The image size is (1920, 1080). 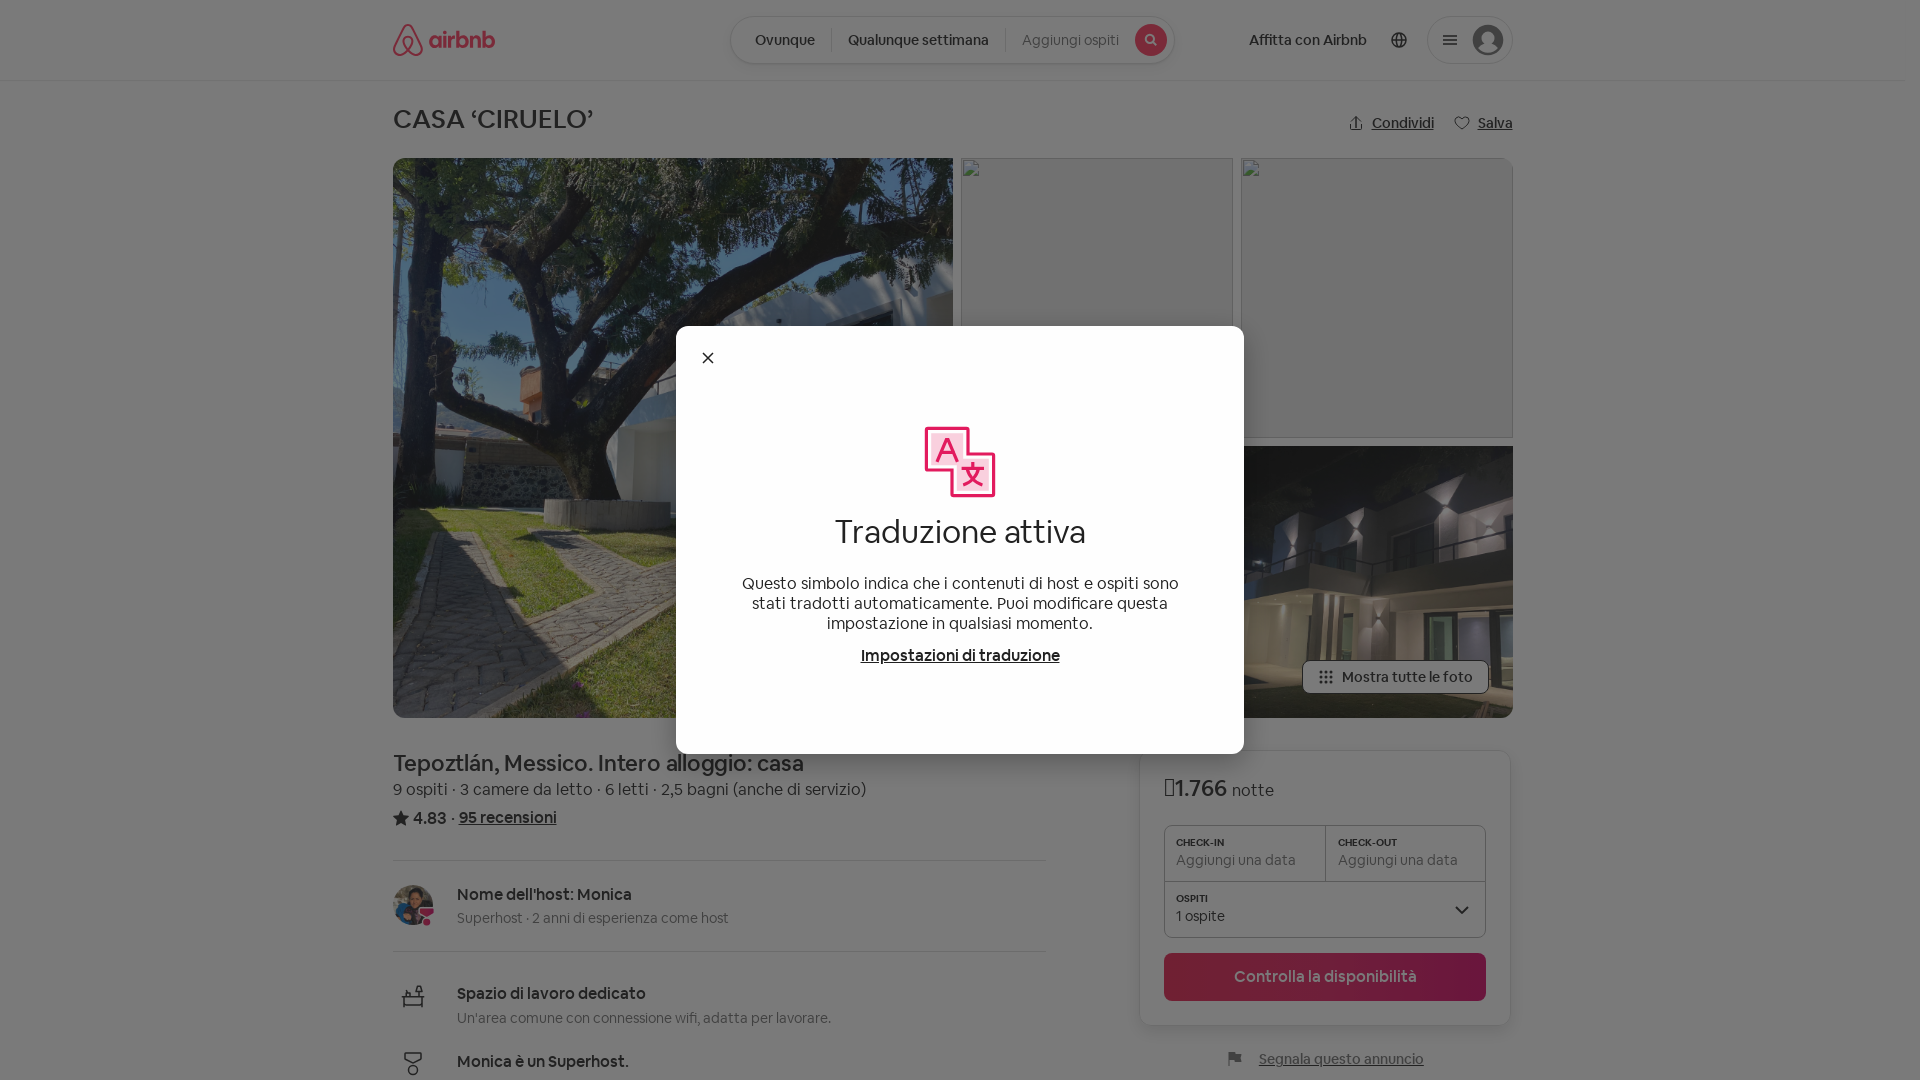 I want to click on 'Mostra tutte le foto', so click(x=1394, y=676).